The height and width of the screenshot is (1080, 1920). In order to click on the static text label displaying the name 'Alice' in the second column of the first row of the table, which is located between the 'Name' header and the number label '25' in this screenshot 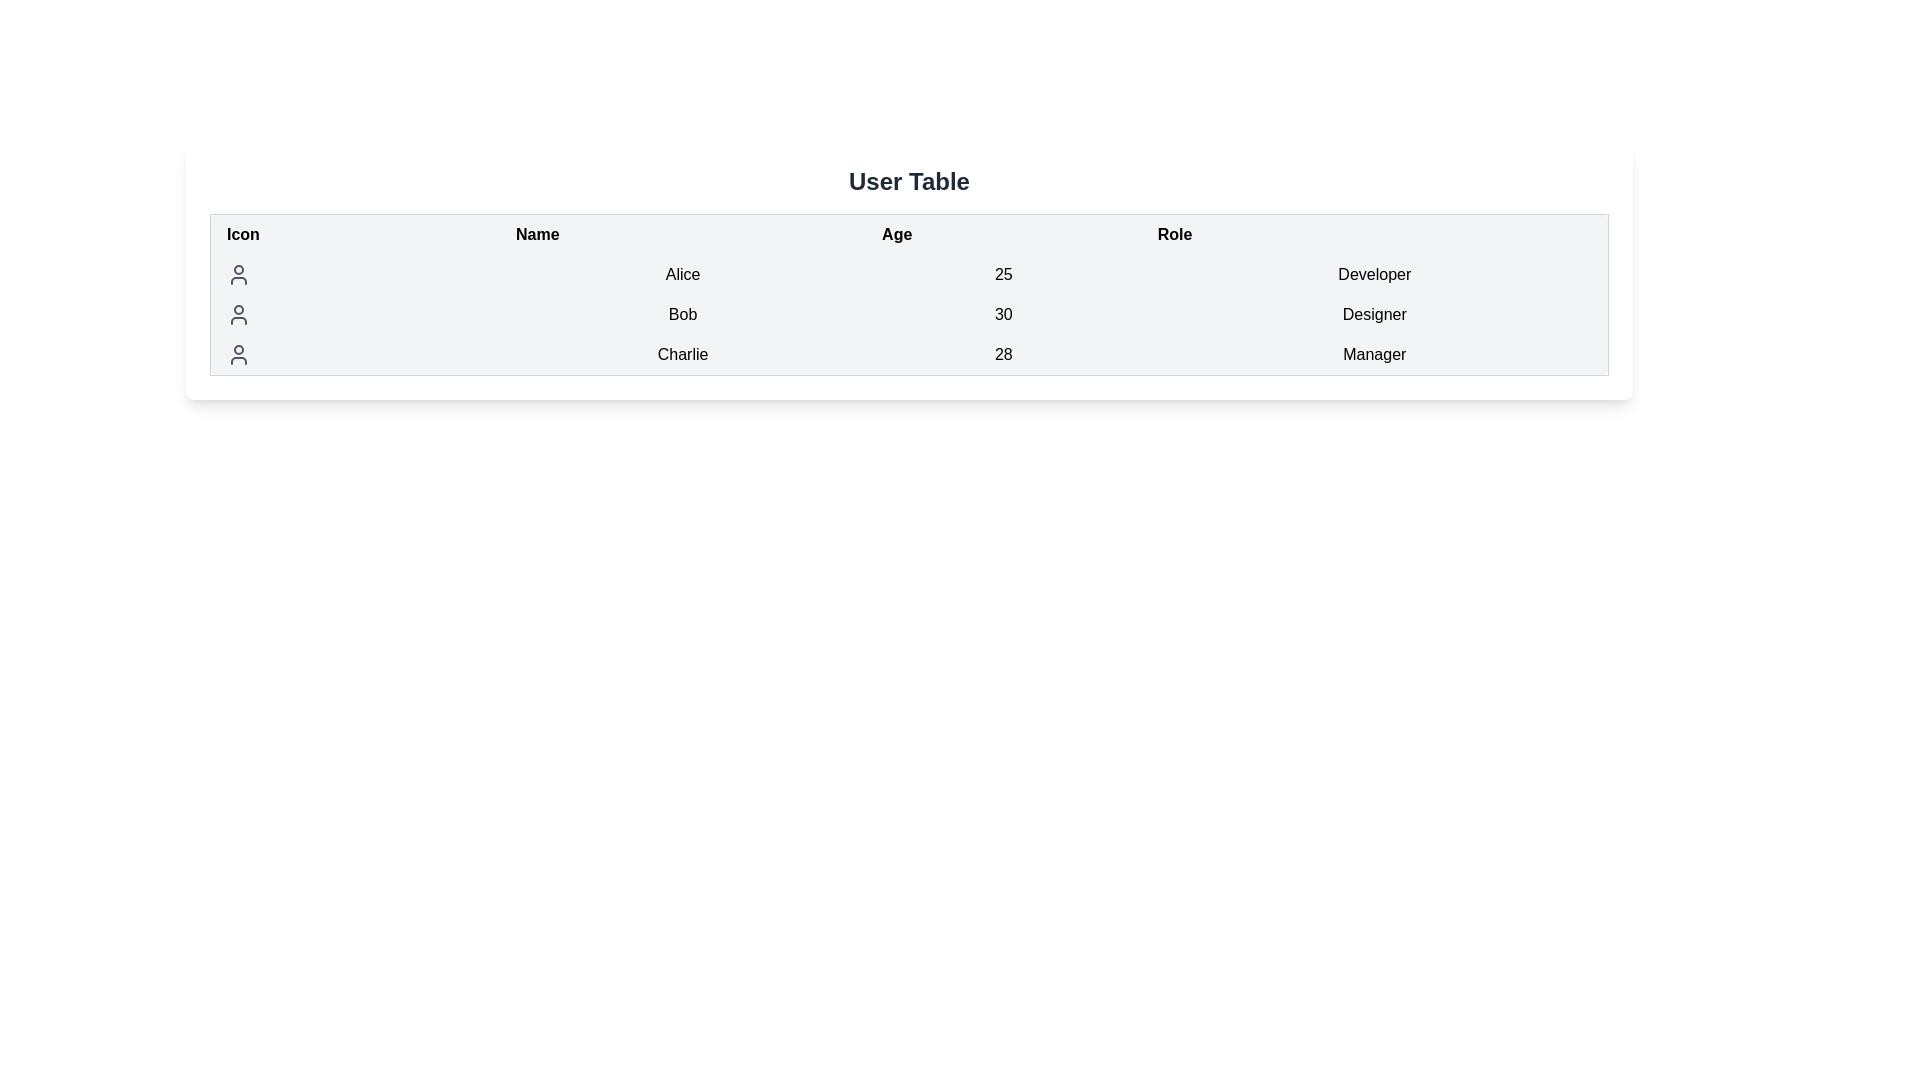, I will do `click(683, 274)`.